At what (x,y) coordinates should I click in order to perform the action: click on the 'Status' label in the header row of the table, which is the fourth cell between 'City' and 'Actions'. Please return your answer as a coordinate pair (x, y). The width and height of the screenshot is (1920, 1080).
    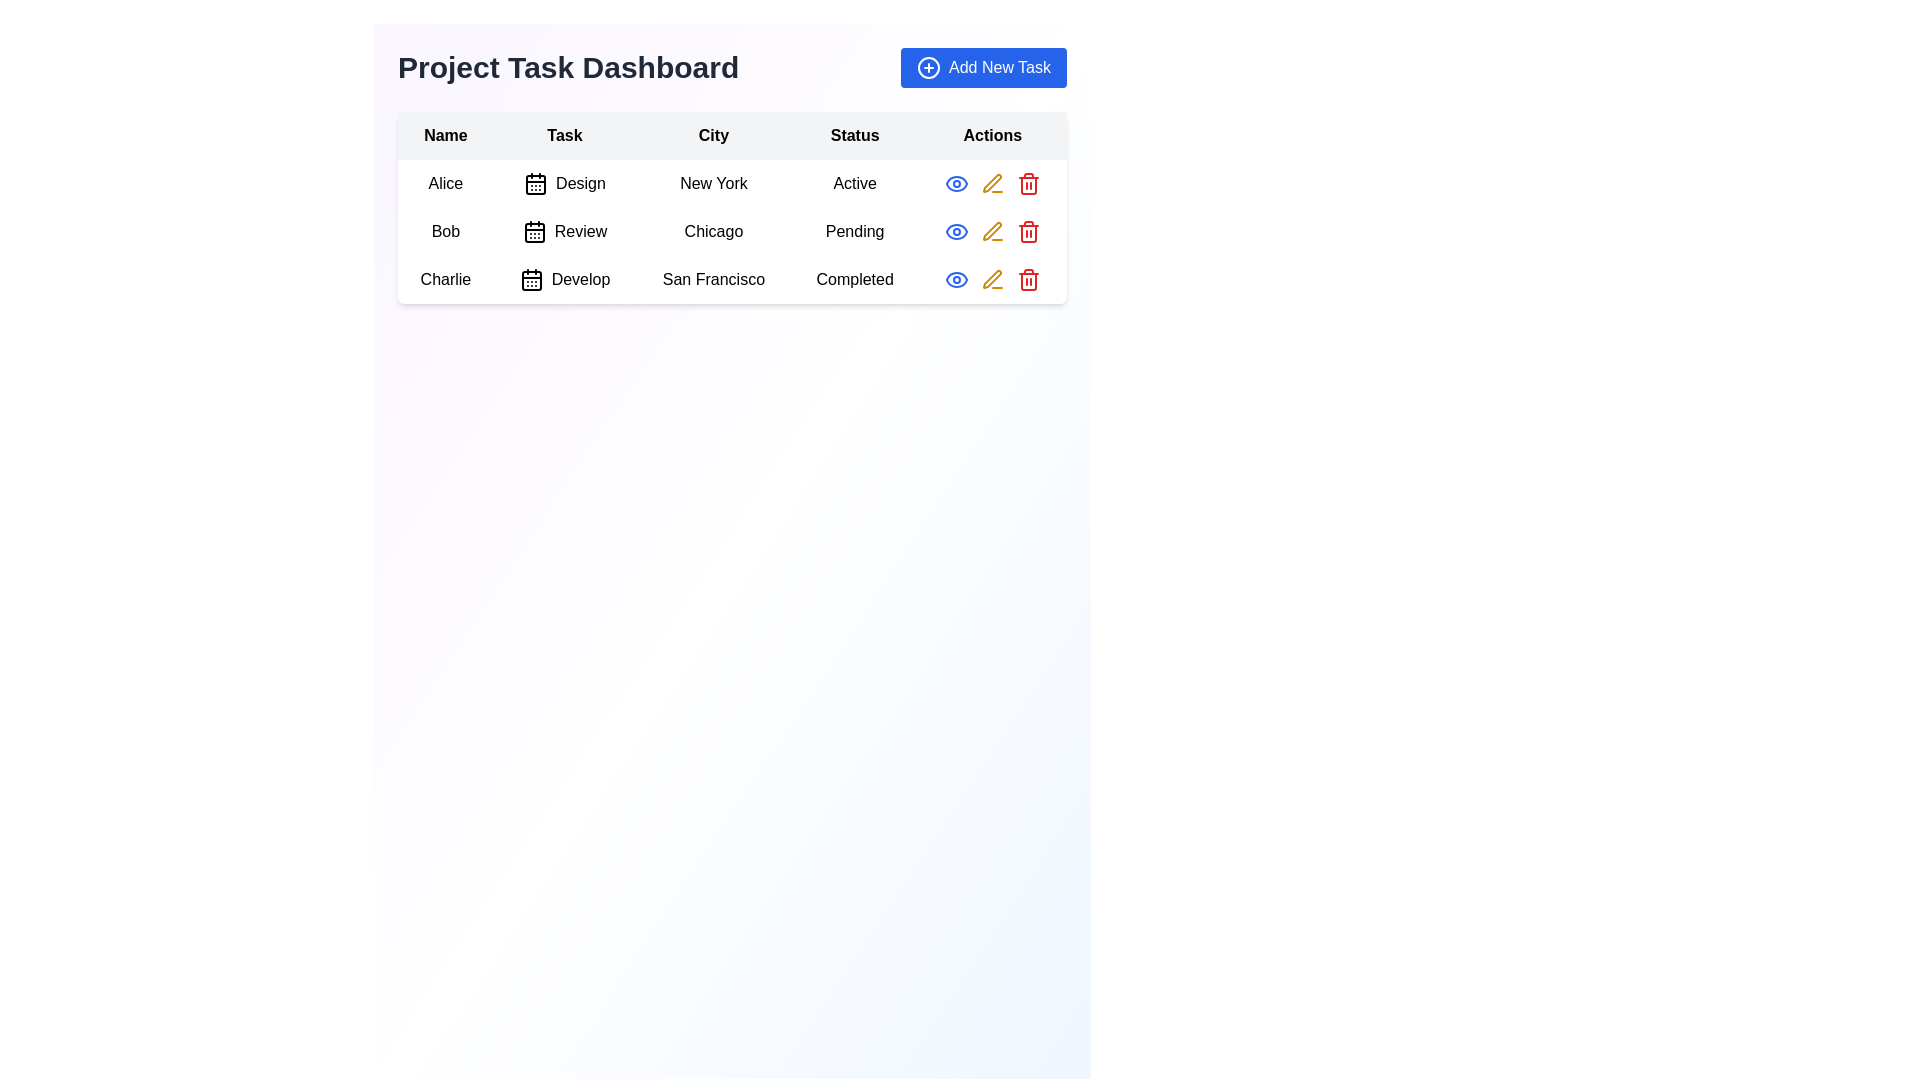
    Looking at the image, I should click on (855, 135).